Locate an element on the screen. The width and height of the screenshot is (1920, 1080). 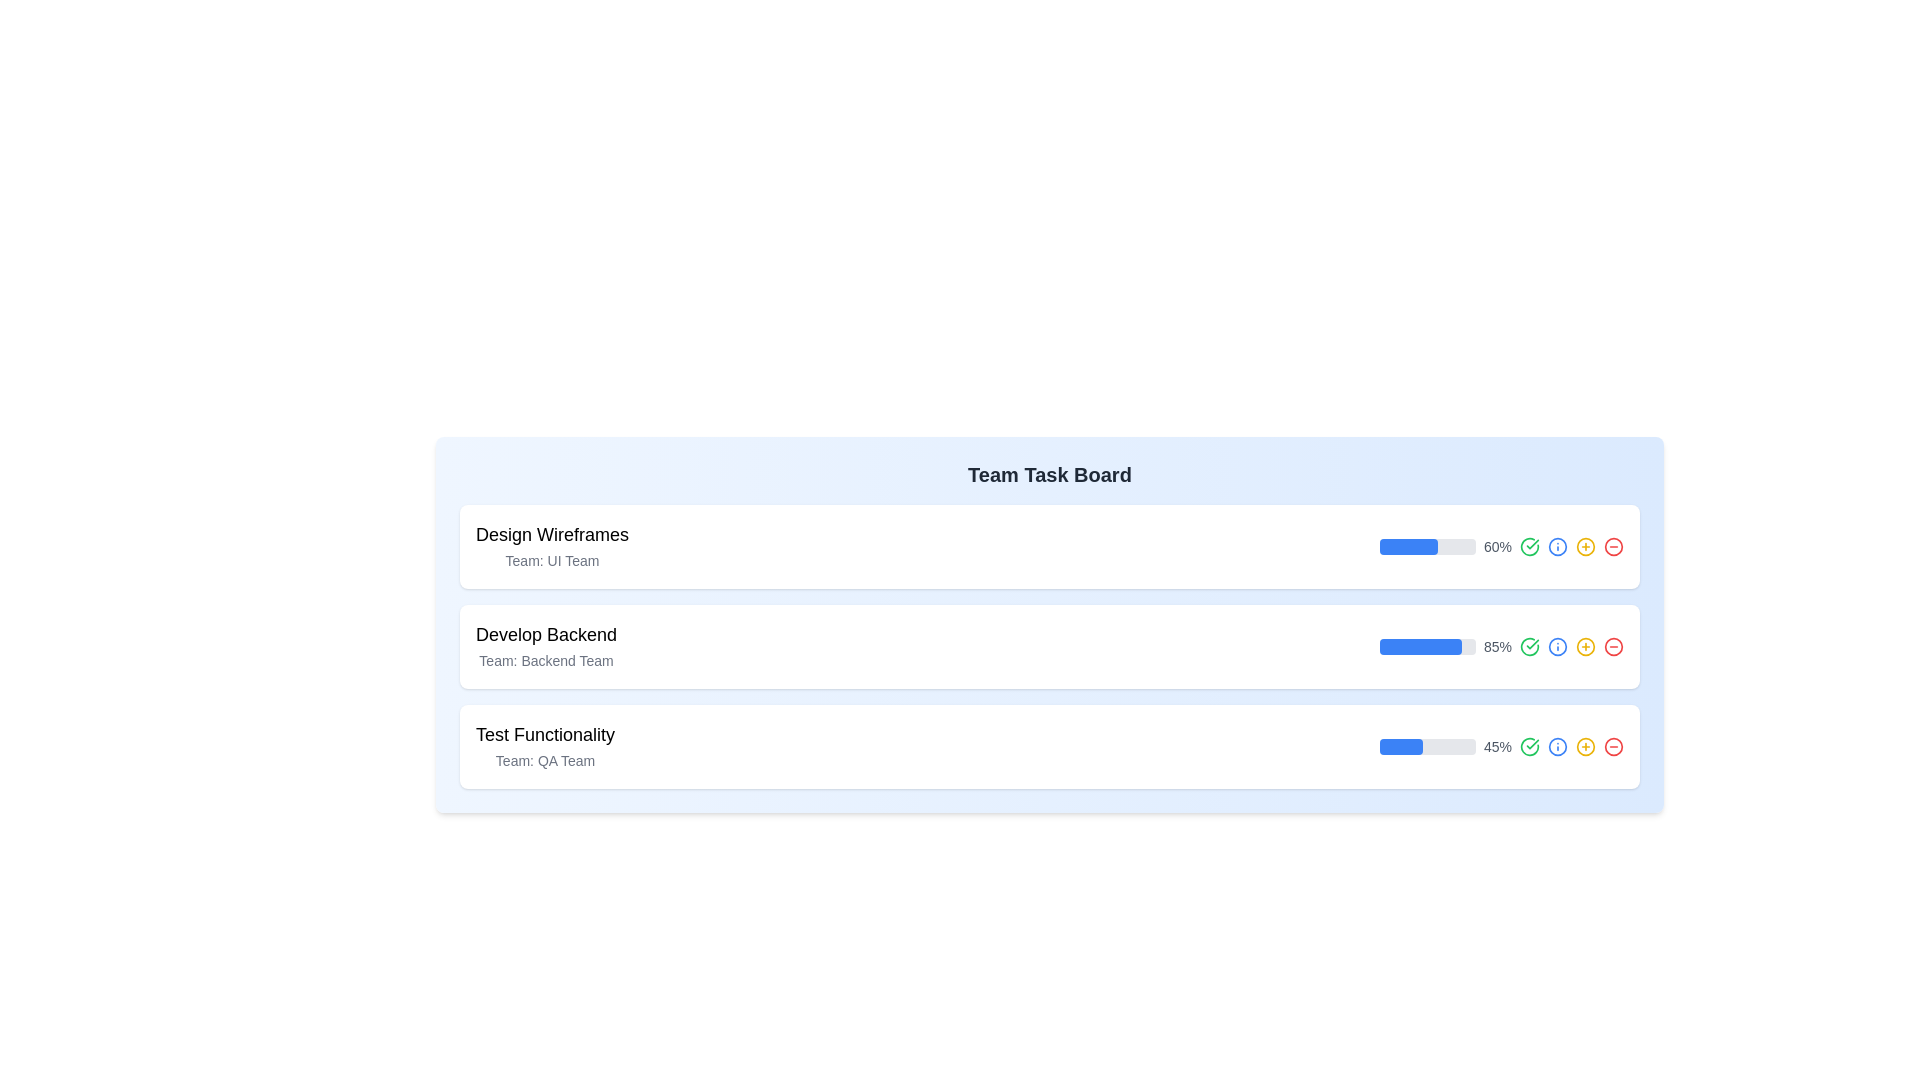
the circular component of the info icon located in the rightmost section of the 'Test Functionality' task card in the third task row is located at coordinates (1557, 747).